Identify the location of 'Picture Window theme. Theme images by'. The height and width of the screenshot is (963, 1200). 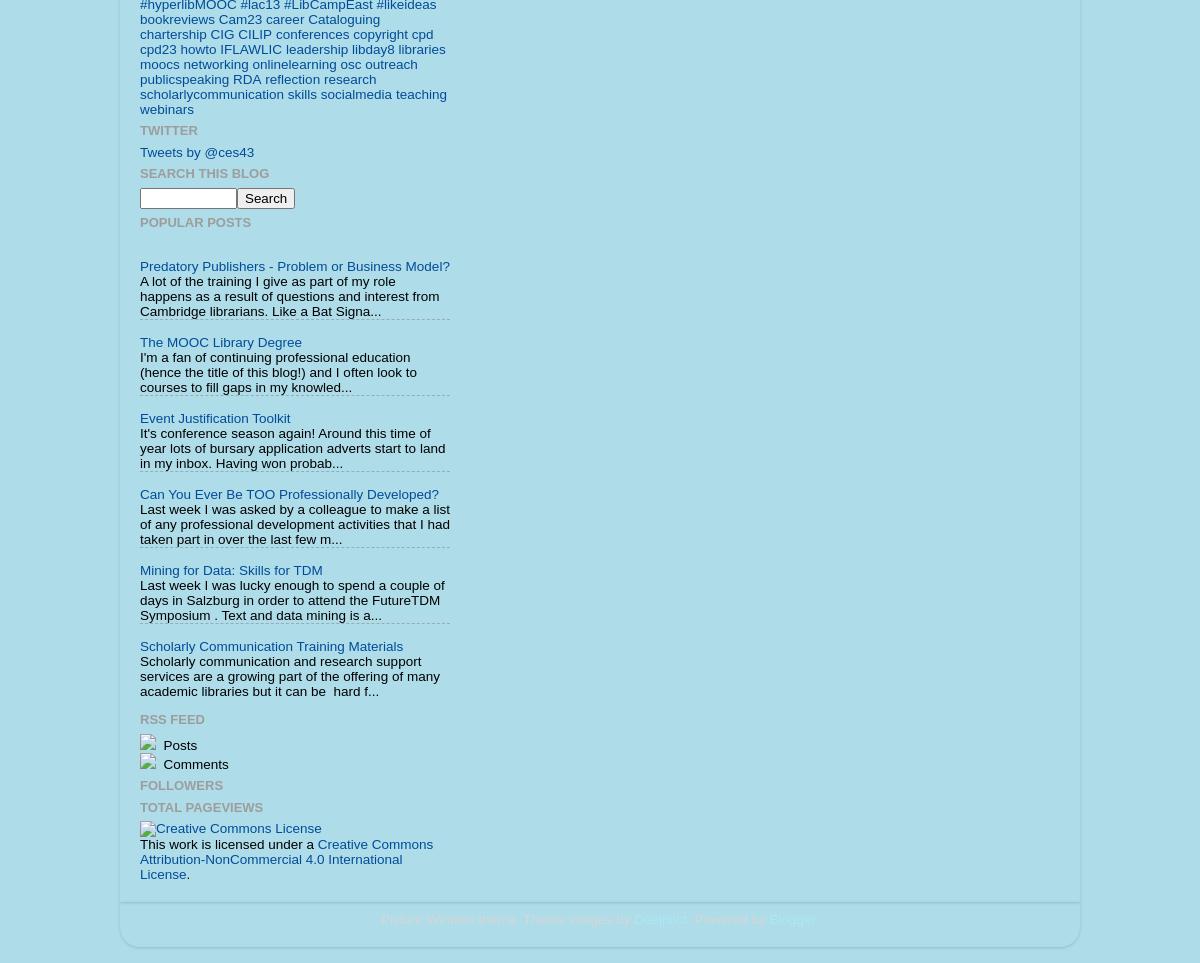
(506, 918).